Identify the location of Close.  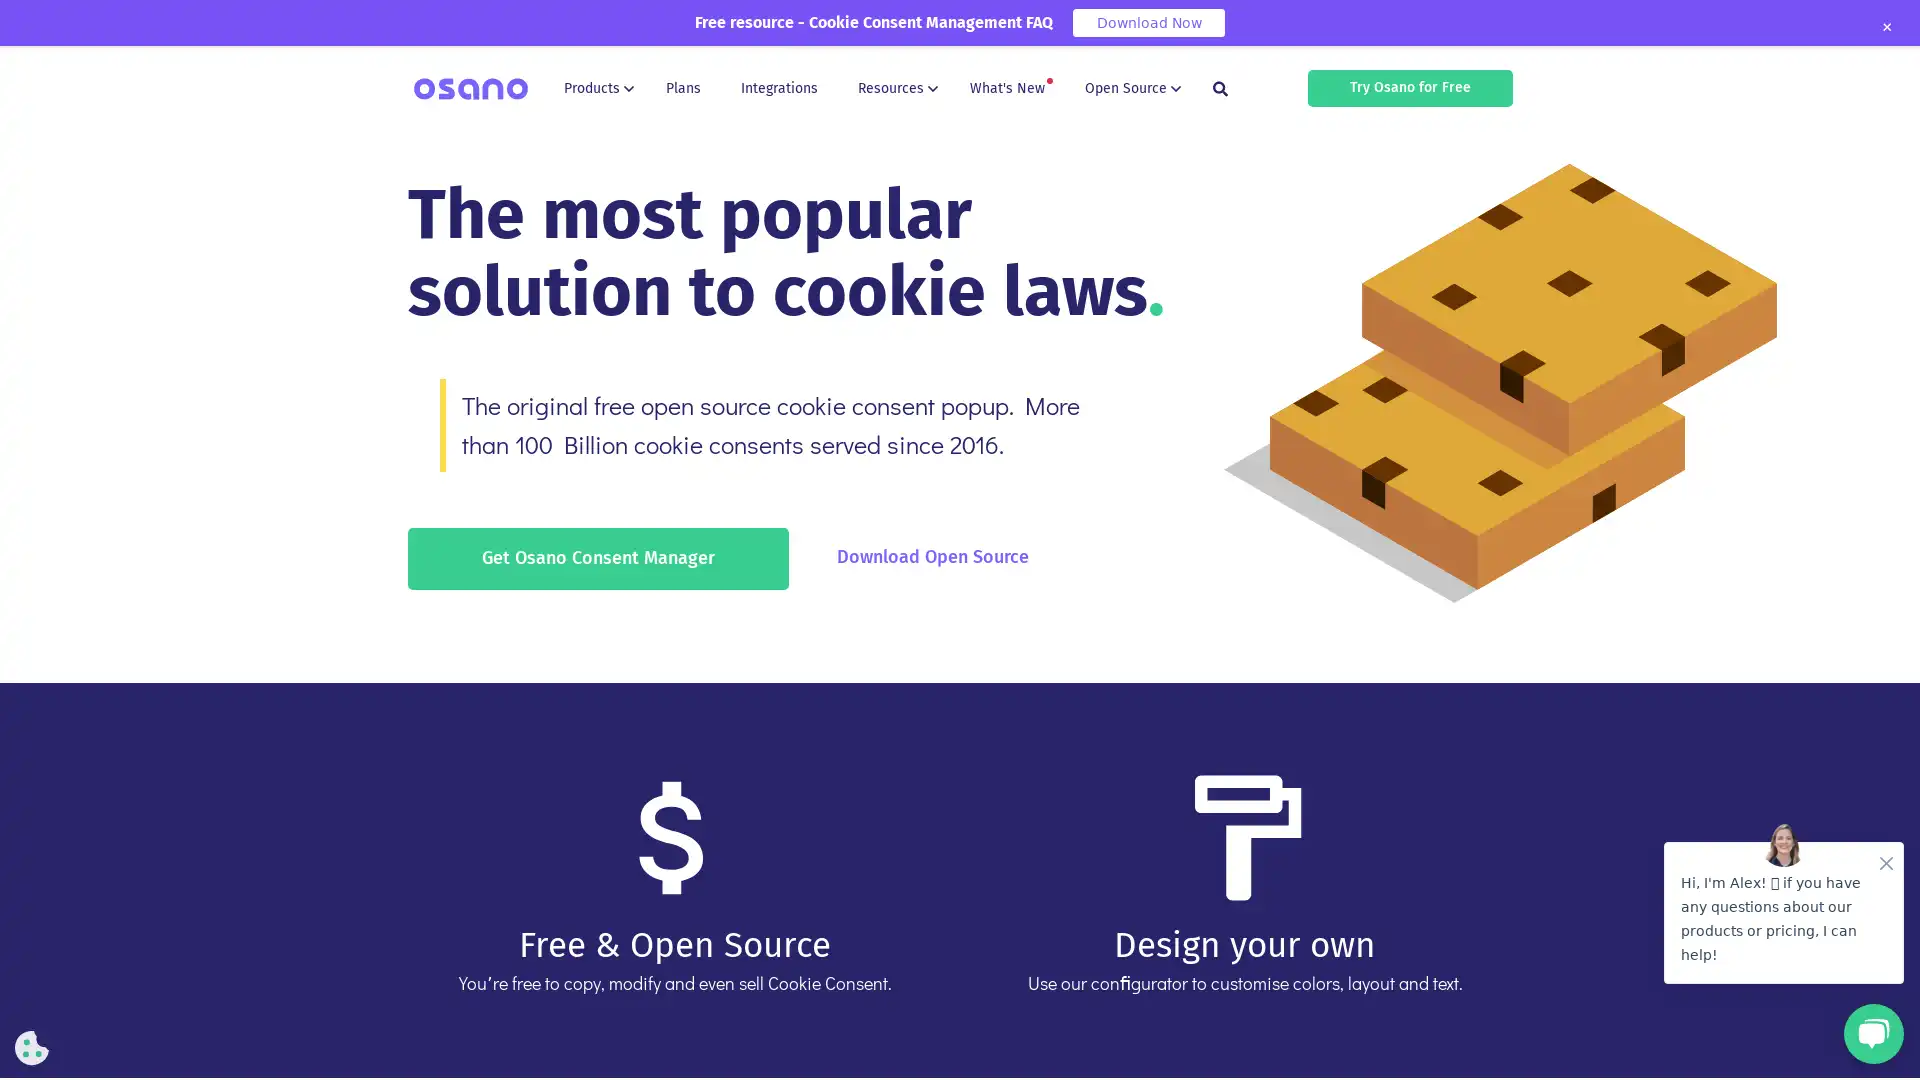
(1885, 27).